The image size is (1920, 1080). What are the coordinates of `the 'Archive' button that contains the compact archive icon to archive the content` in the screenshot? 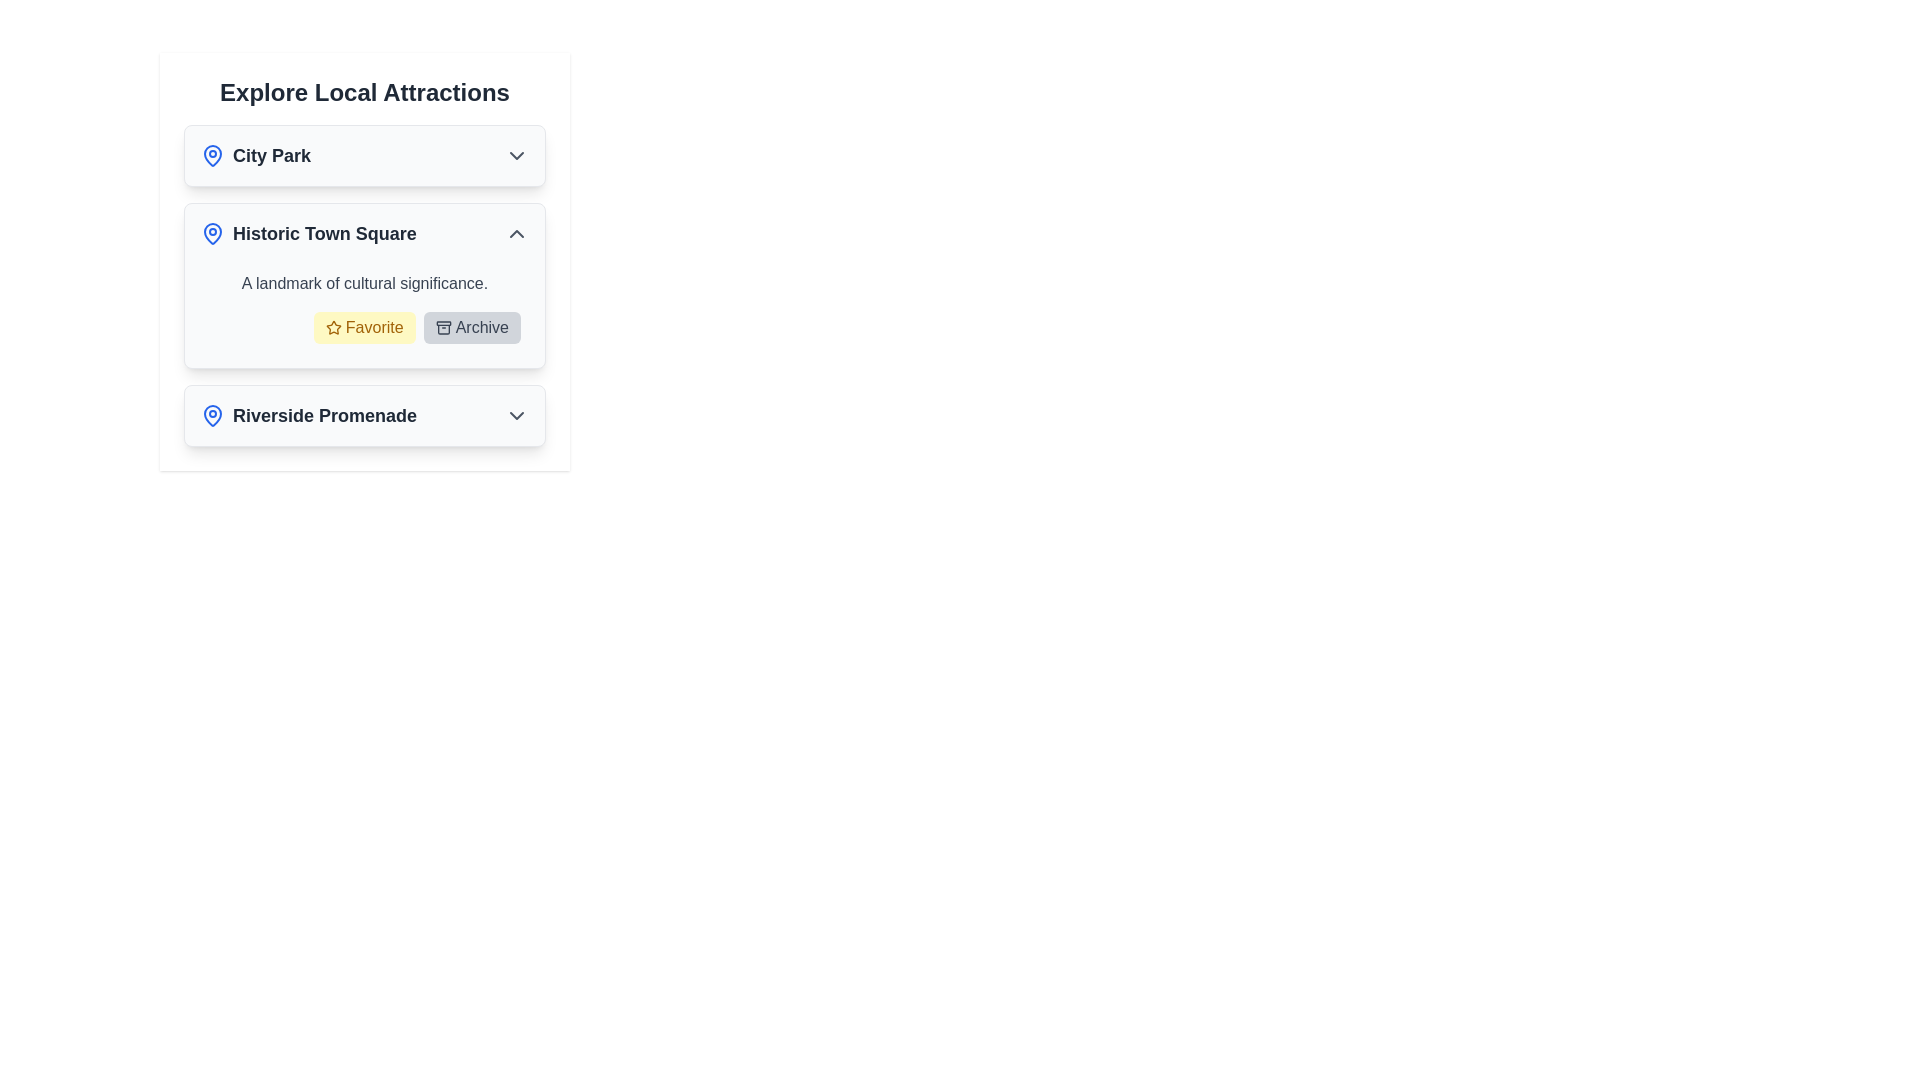 It's located at (442, 326).